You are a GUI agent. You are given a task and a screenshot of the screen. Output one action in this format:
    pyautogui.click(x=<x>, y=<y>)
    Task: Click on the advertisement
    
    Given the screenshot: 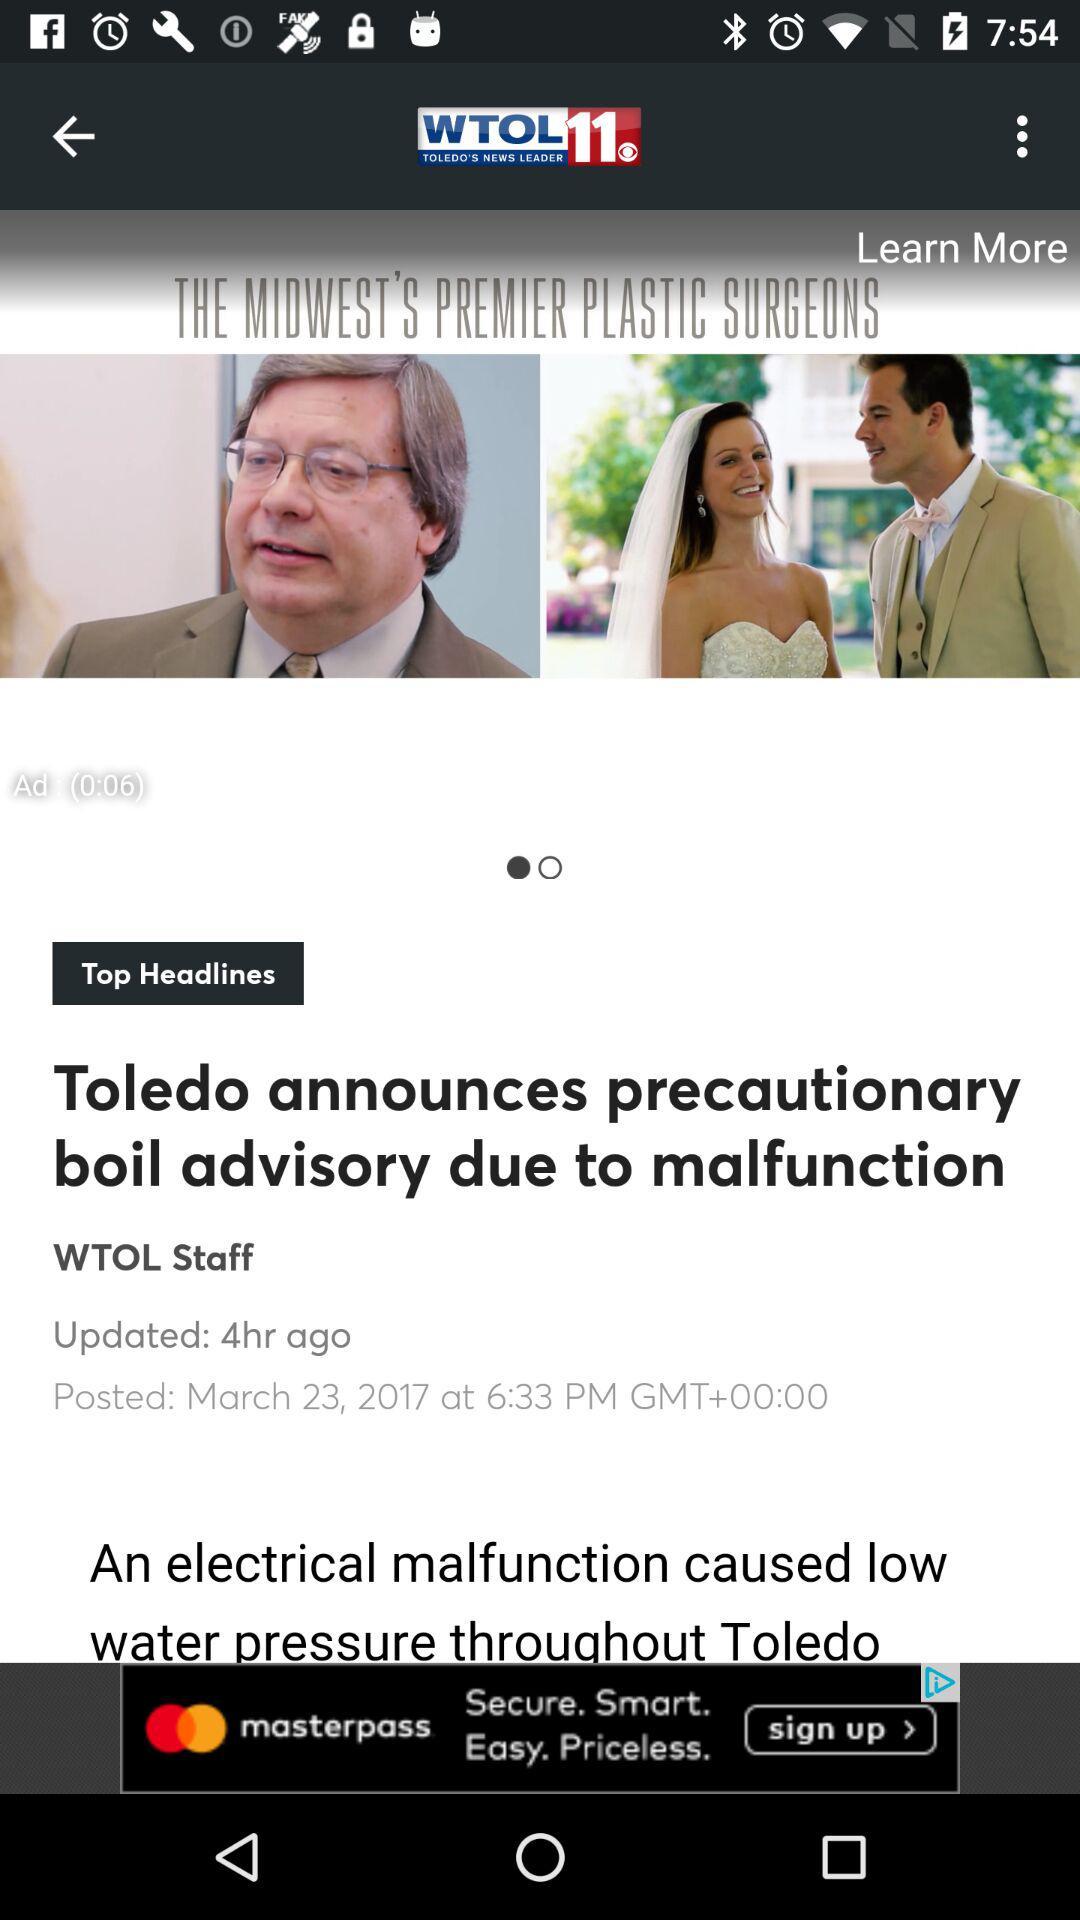 What is the action you would take?
    pyautogui.click(x=540, y=1727)
    